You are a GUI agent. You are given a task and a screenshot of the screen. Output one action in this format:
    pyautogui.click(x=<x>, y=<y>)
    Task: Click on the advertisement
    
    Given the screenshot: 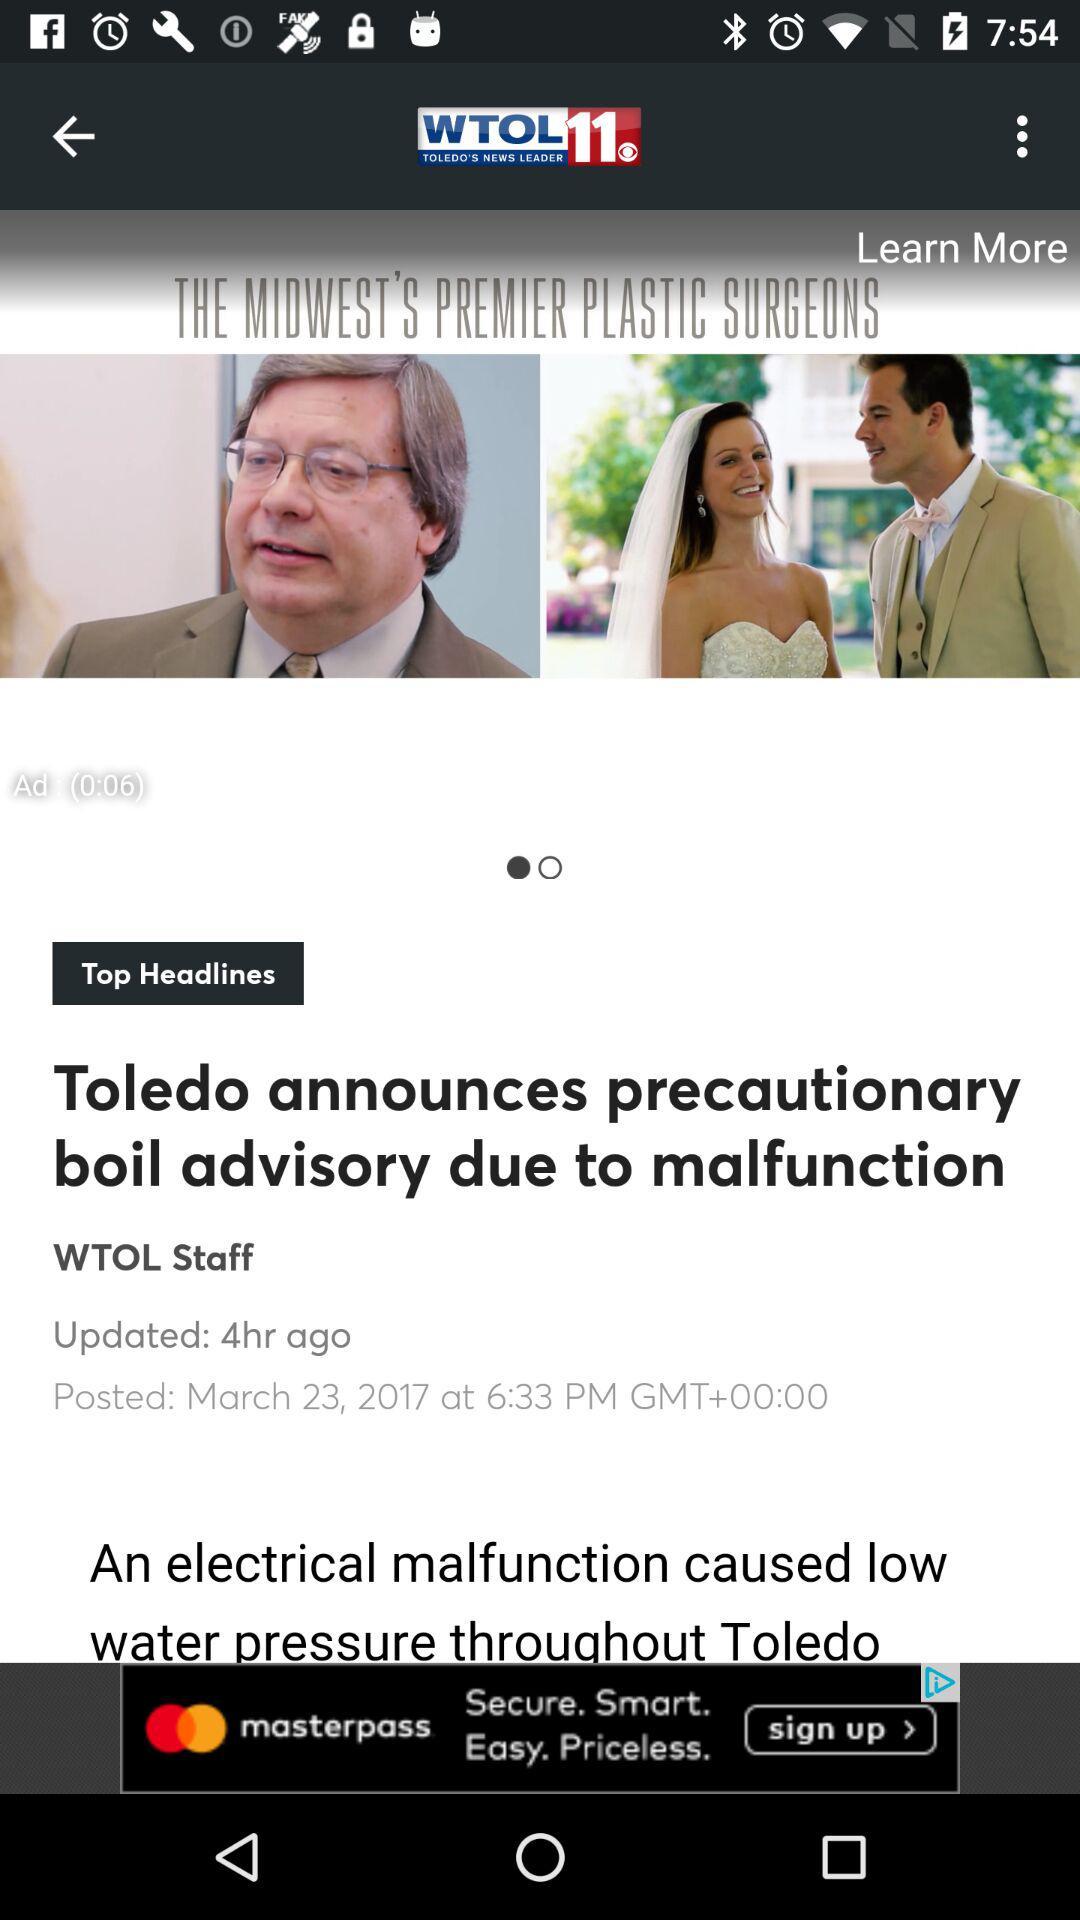 What is the action you would take?
    pyautogui.click(x=540, y=1727)
    